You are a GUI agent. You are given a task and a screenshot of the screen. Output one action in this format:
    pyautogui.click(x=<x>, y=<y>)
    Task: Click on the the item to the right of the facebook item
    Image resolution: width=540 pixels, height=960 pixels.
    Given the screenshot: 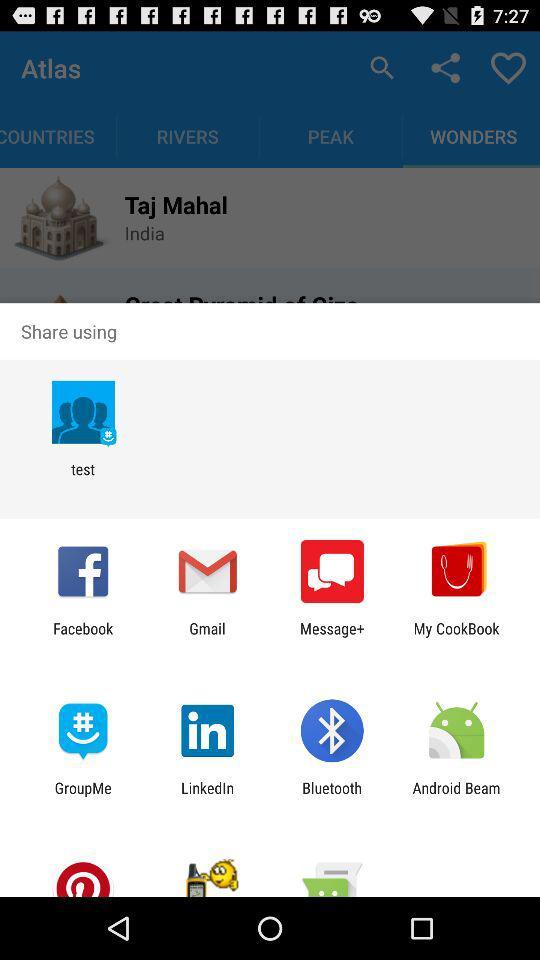 What is the action you would take?
    pyautogui.click(x=206, y=636)
    